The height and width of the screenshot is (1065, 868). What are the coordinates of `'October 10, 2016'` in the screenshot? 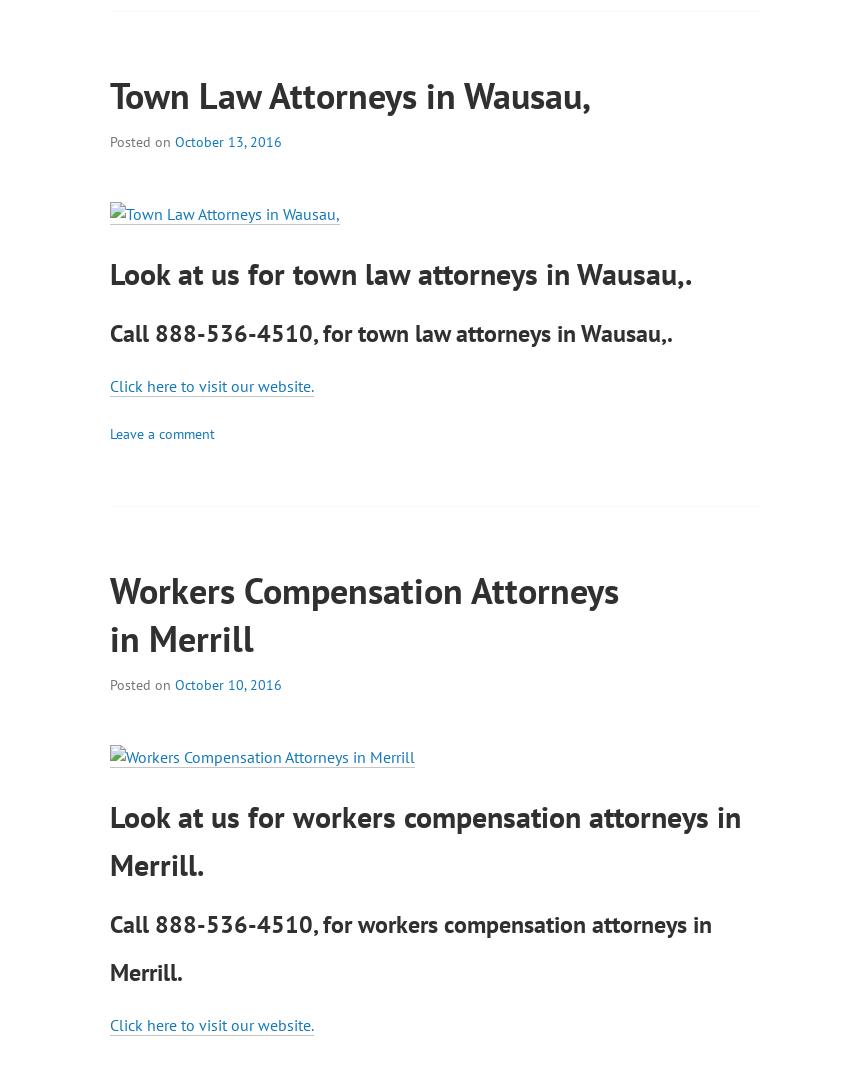 It's located at (174, 684).